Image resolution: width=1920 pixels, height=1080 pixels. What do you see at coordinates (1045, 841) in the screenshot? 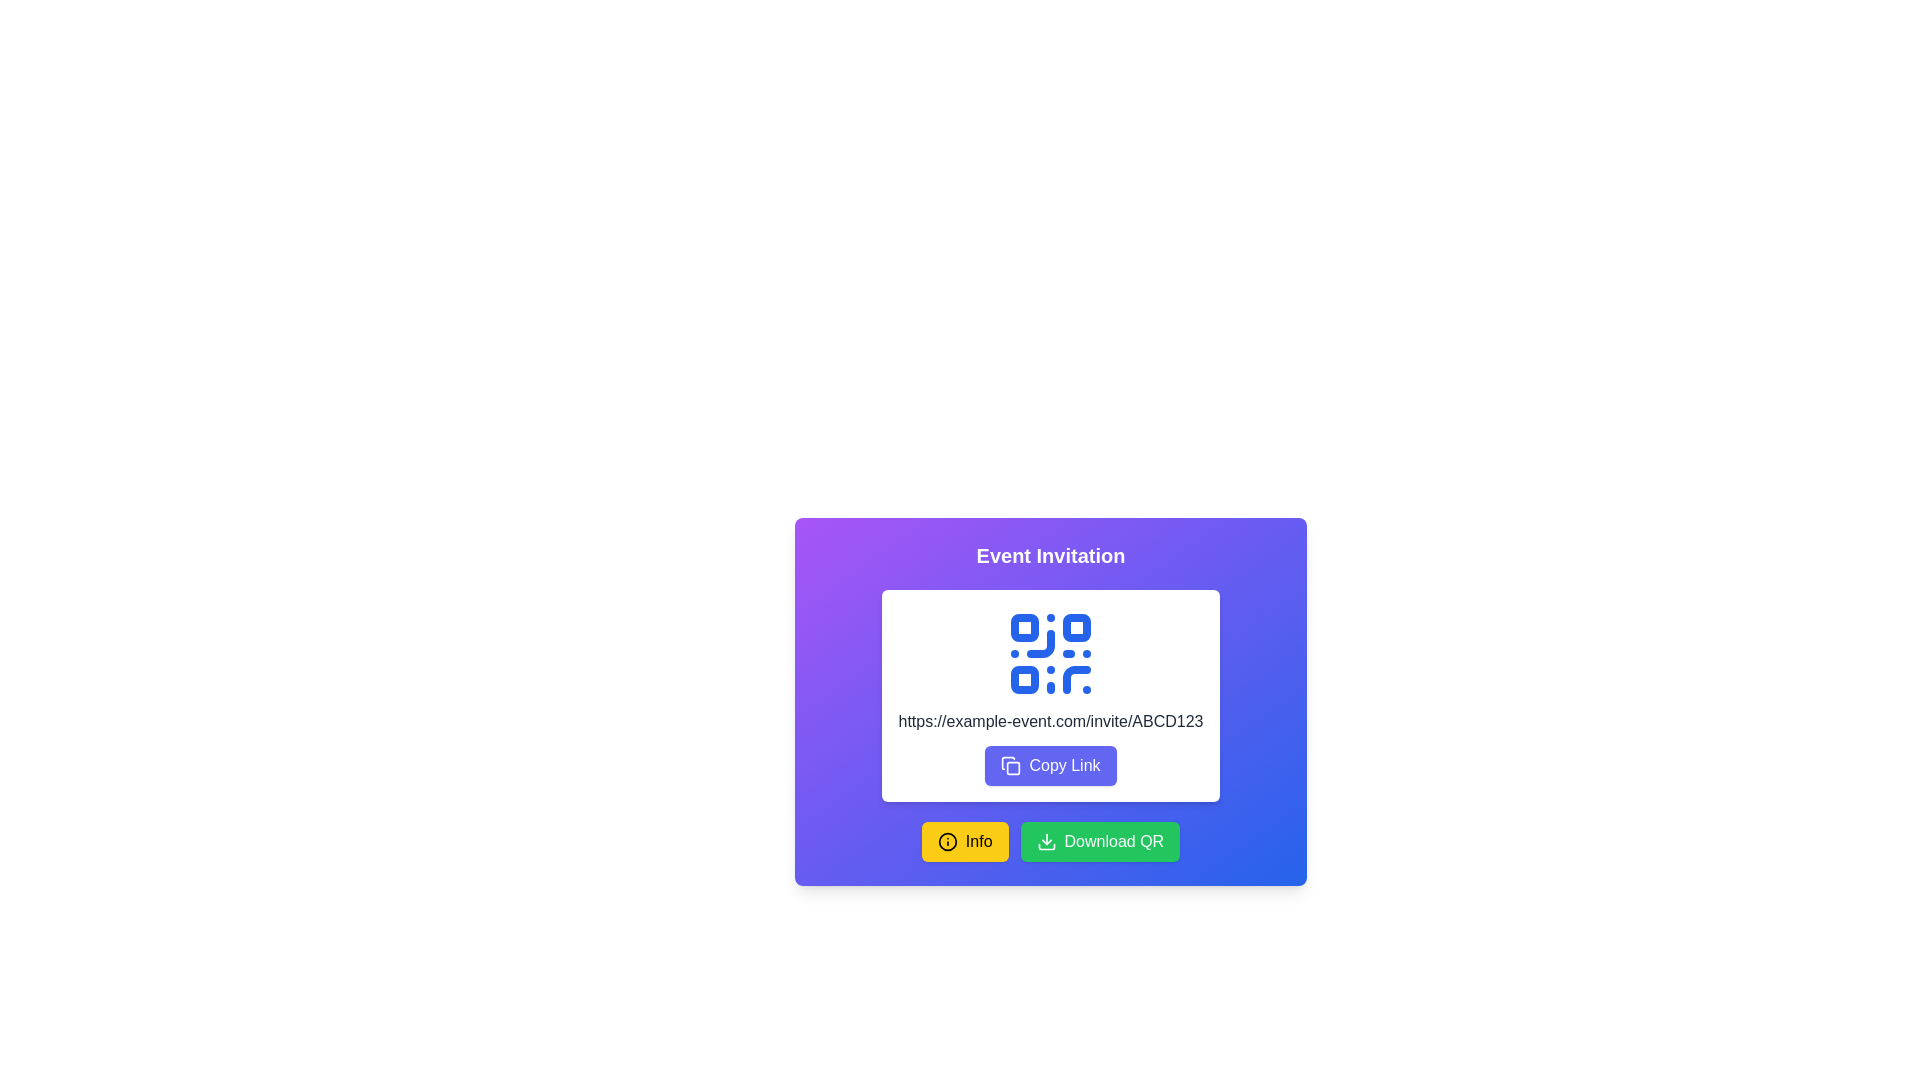
I see `the download icon within the green 'Download QR' button located in the bottom-right corner of the card with a purple and blue gradient background` at bounding box center [1045, 841].